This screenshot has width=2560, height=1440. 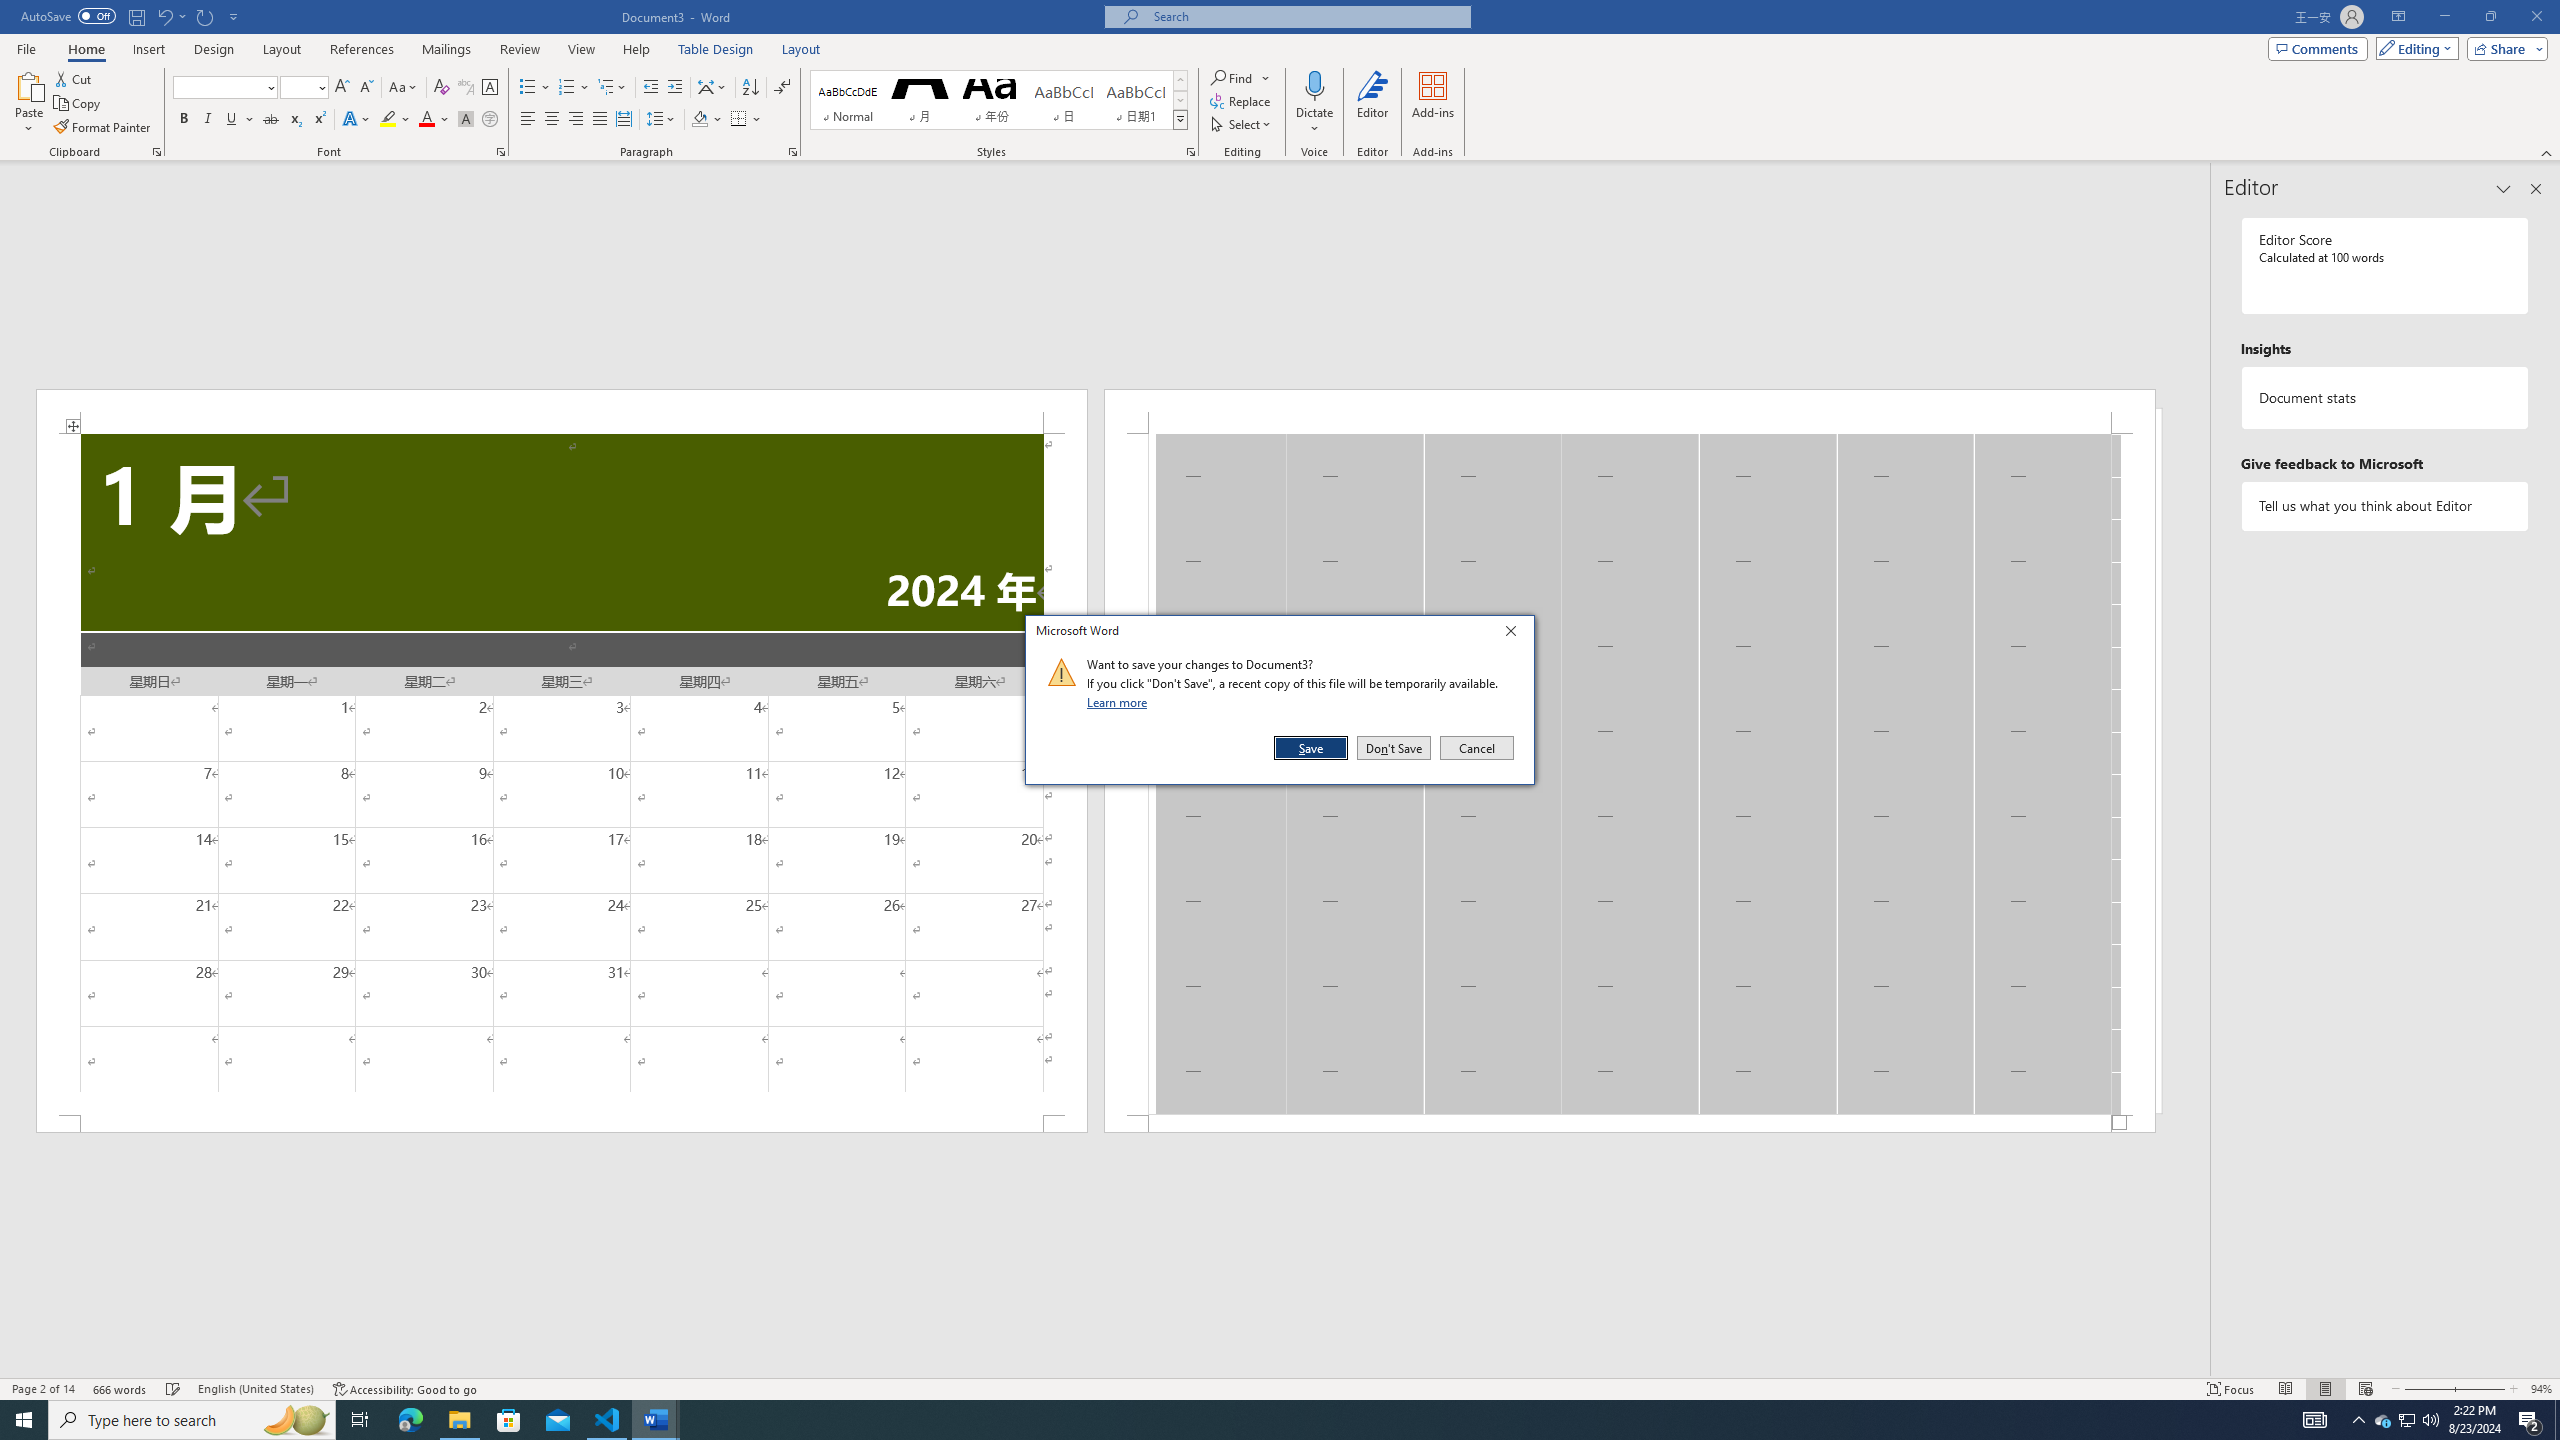 I want to click on 'Font Color RGB(255, 0, 0)', so click(x=425, y=118).